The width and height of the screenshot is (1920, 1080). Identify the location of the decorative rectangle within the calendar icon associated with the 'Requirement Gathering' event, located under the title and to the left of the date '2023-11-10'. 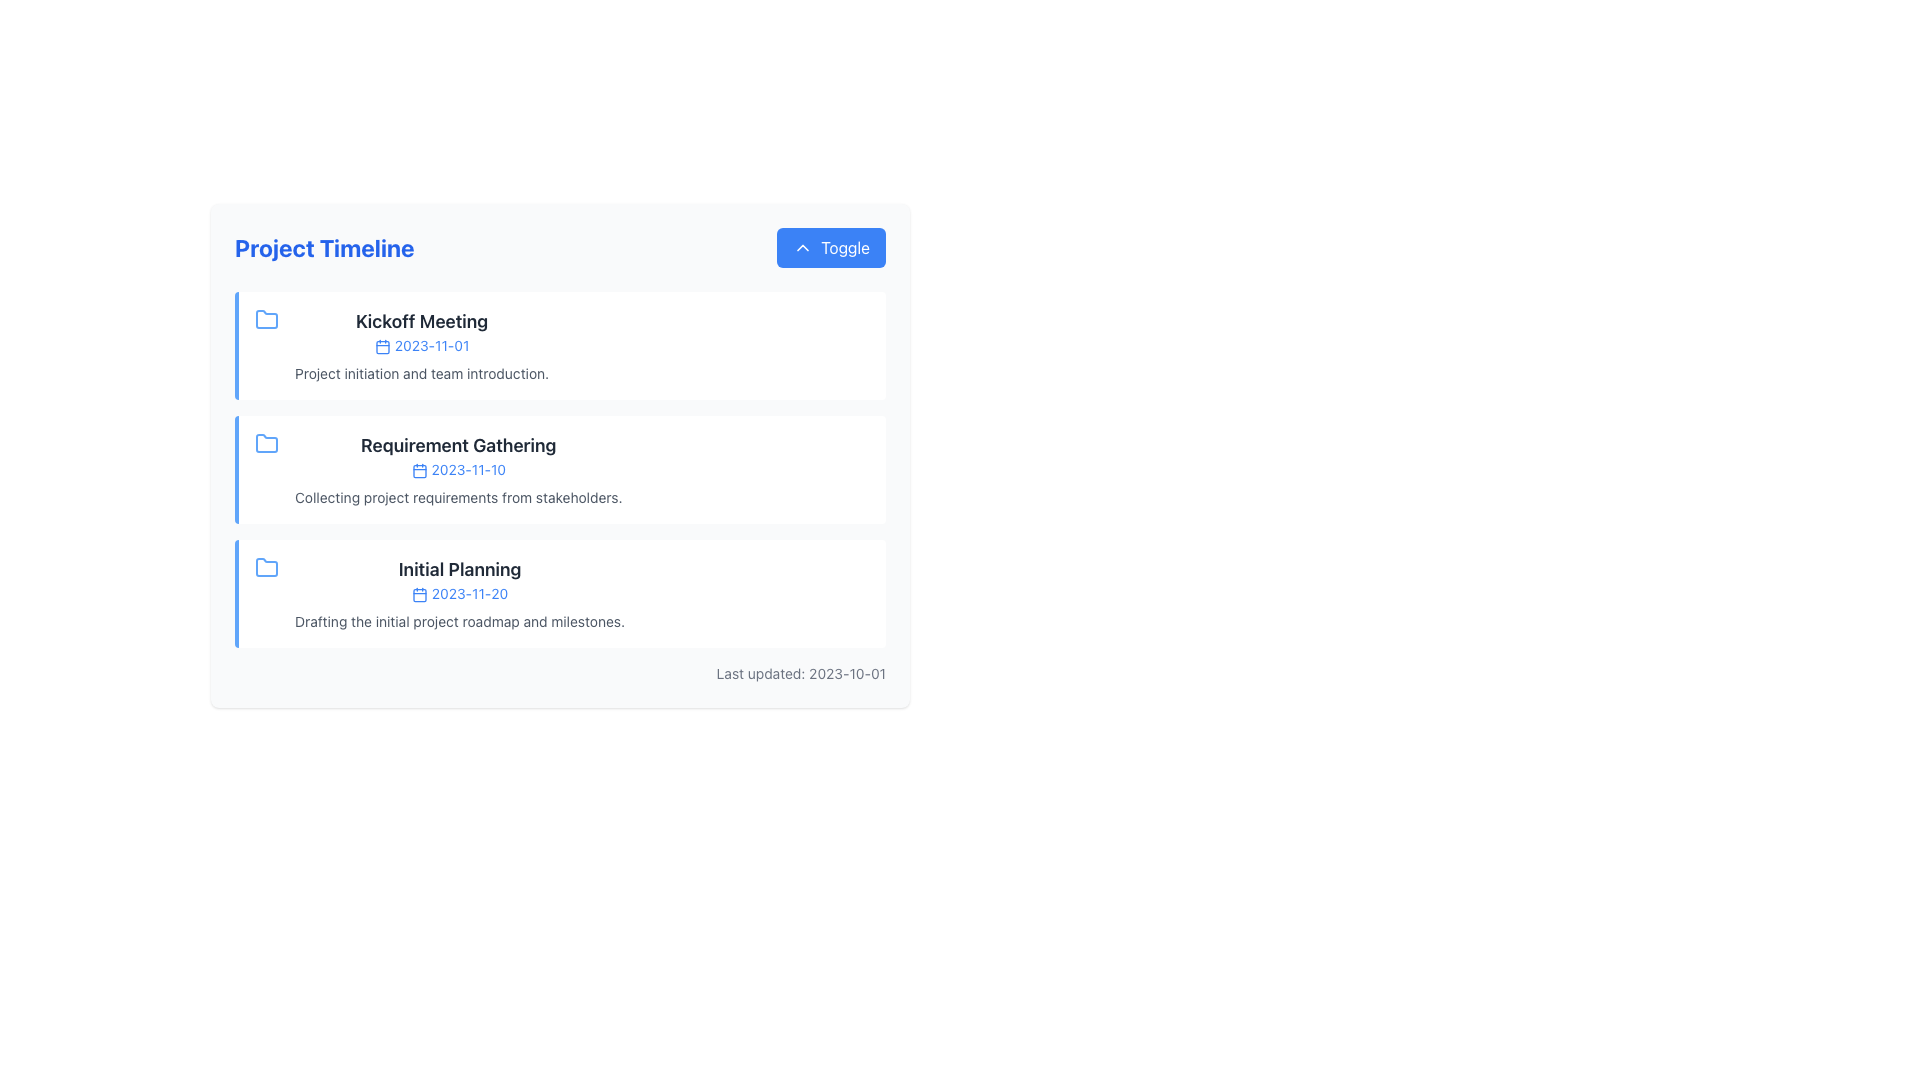
(418, 471).